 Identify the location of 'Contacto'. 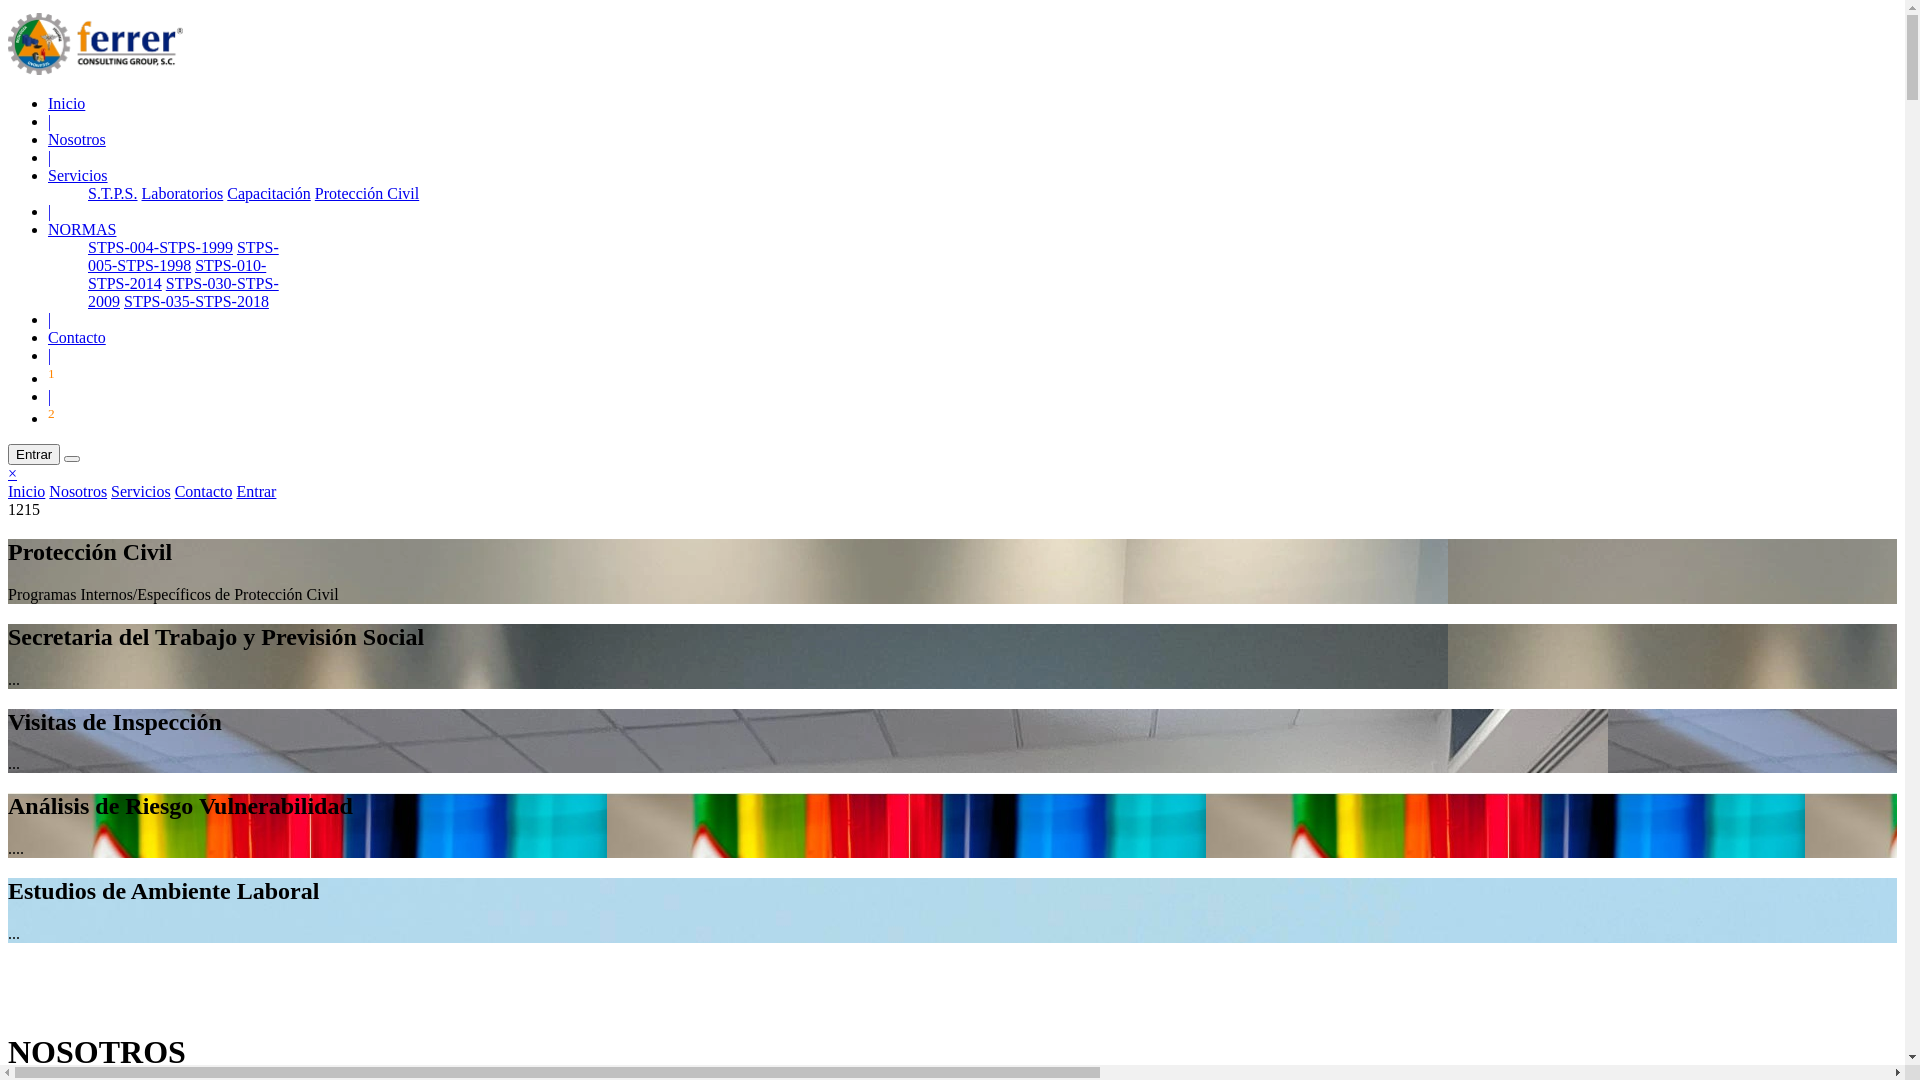
(174, 491).